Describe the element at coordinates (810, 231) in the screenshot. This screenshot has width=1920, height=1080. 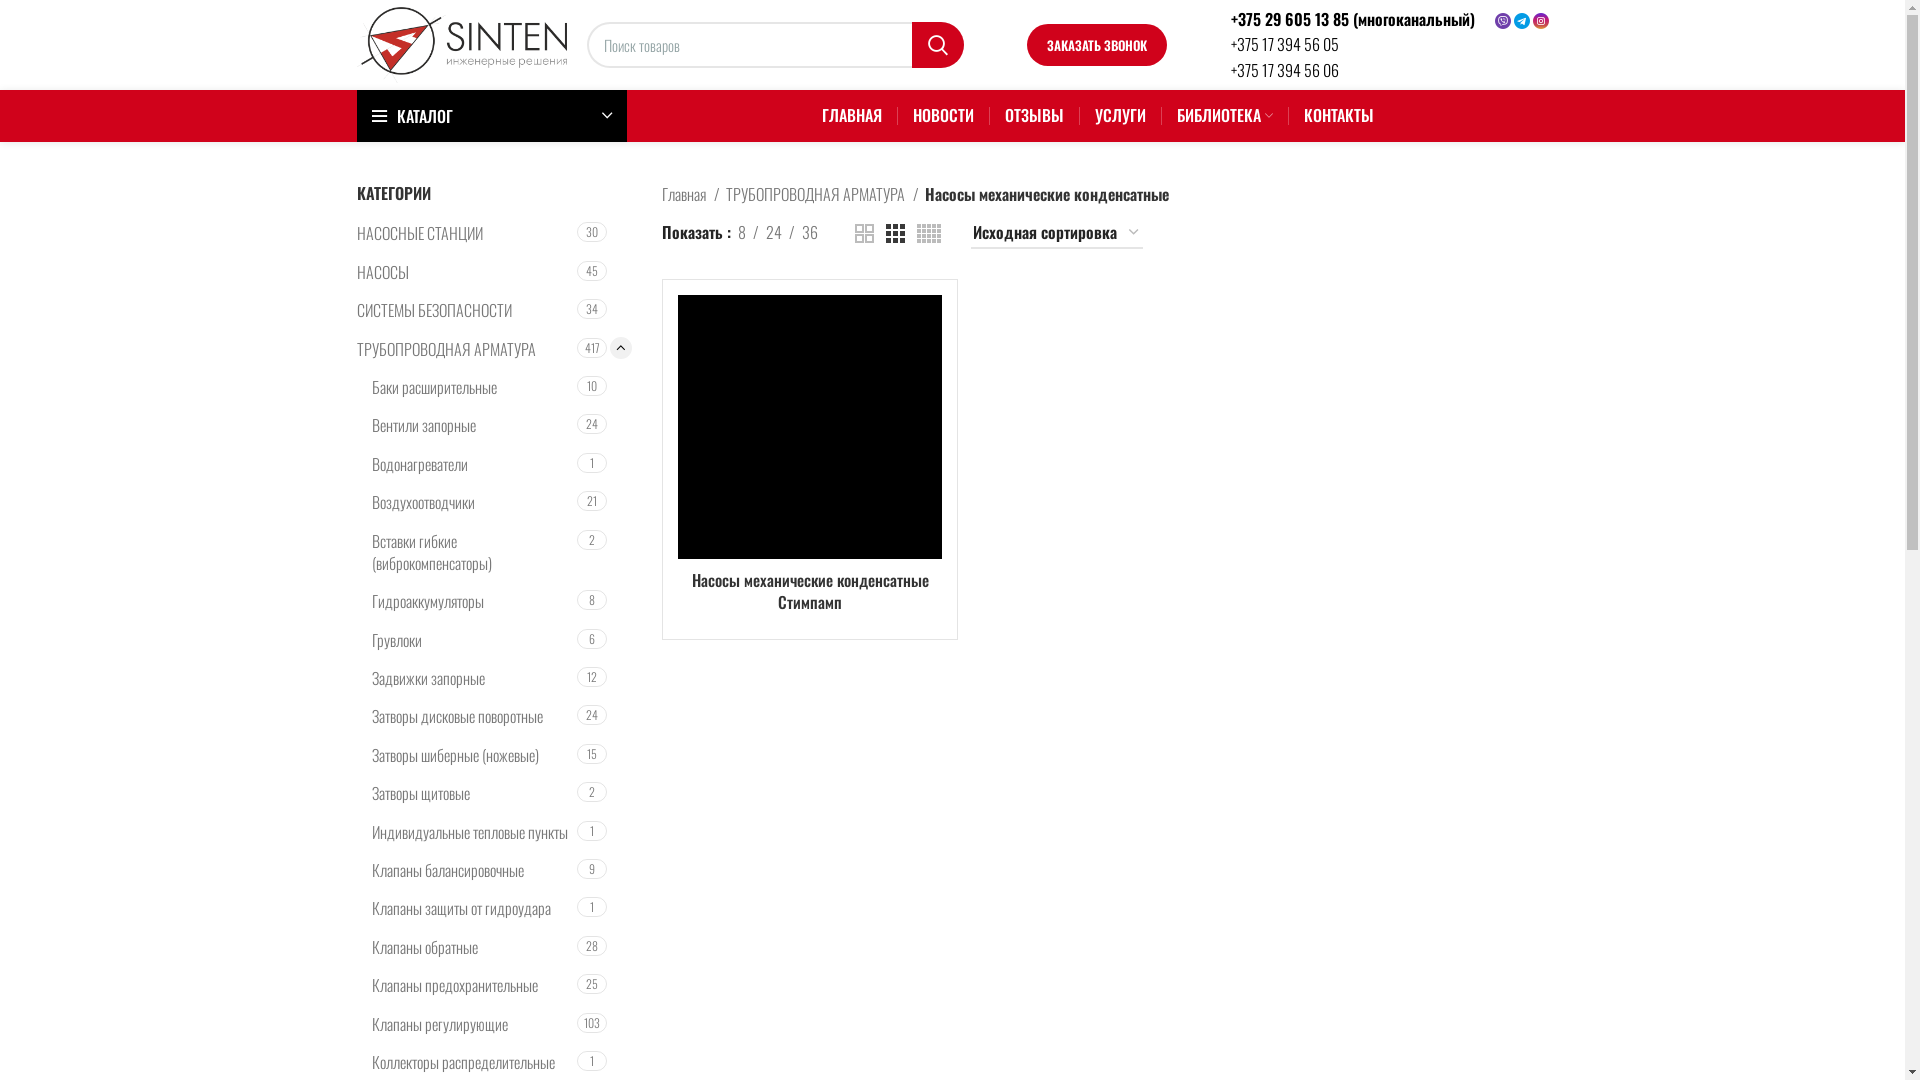
I see `'36'` at that location.